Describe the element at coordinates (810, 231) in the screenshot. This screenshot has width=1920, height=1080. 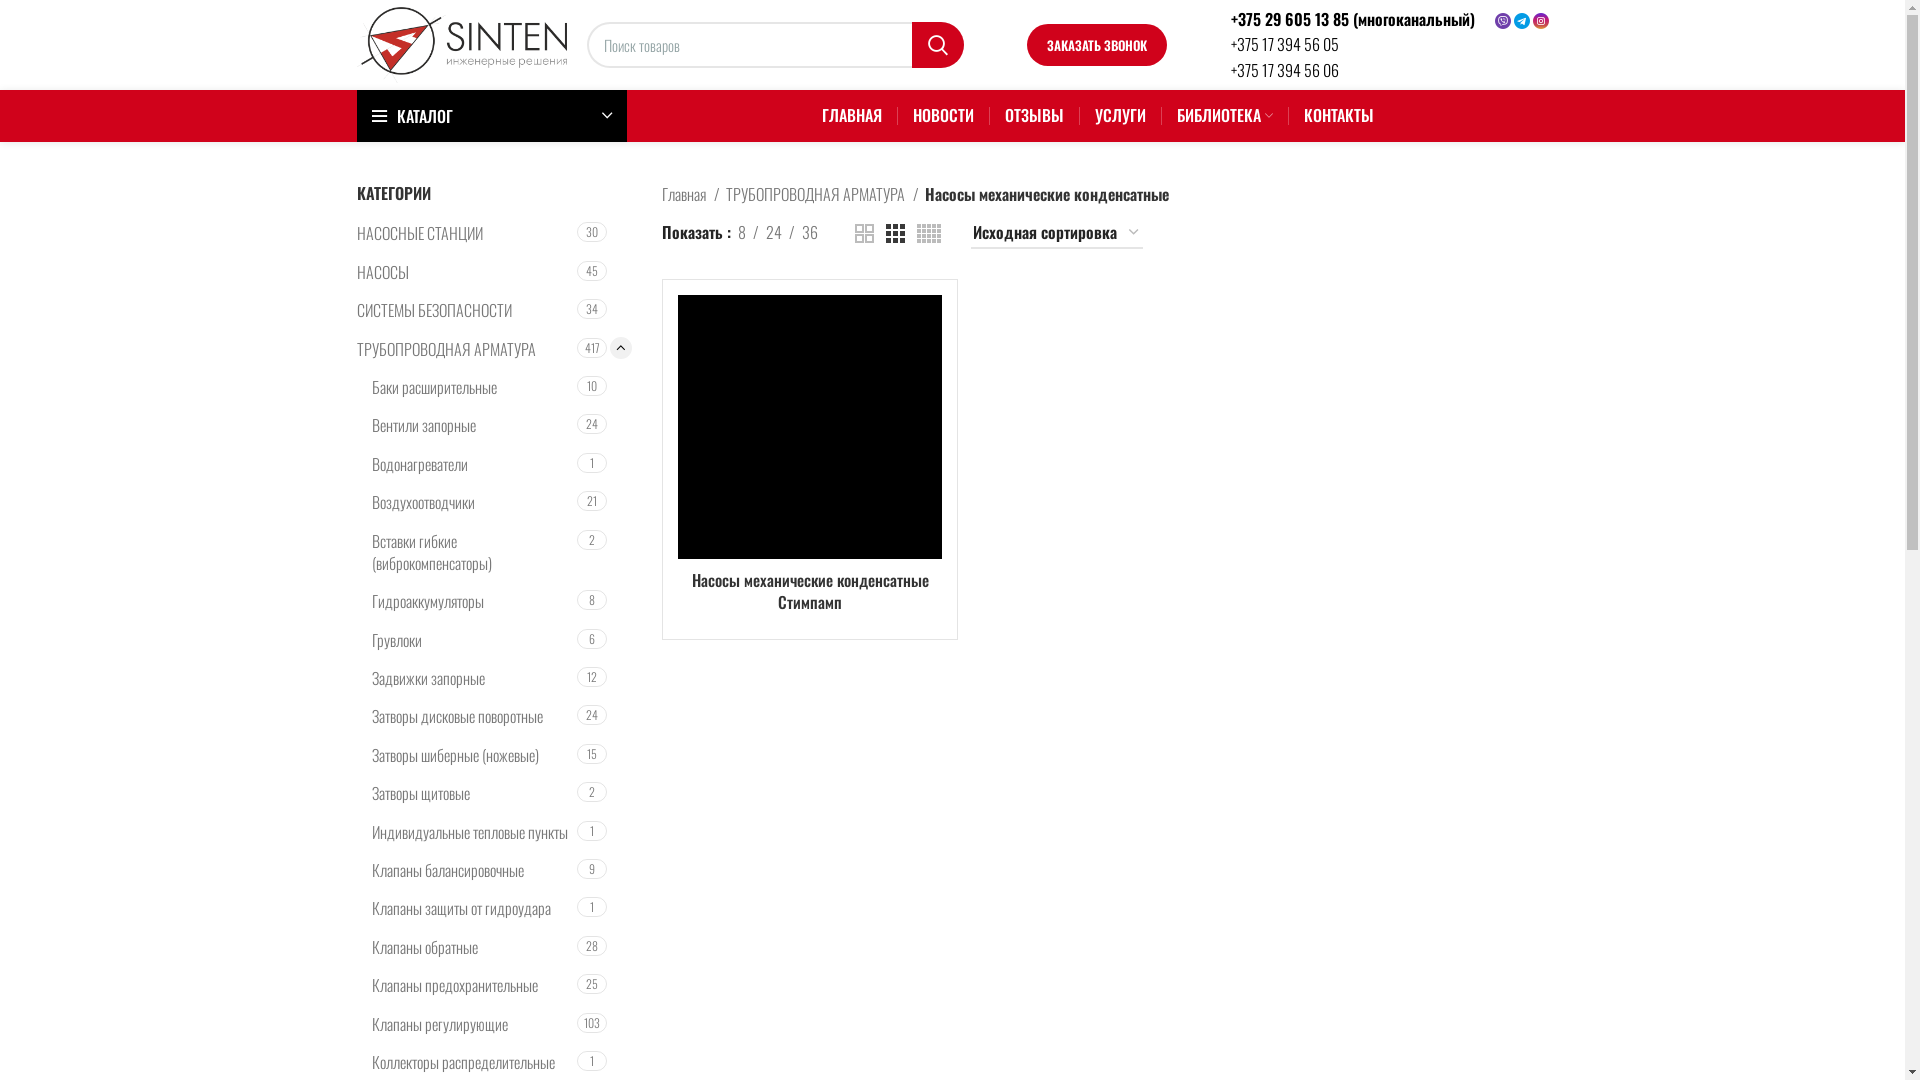
I see `'36'` at that location.